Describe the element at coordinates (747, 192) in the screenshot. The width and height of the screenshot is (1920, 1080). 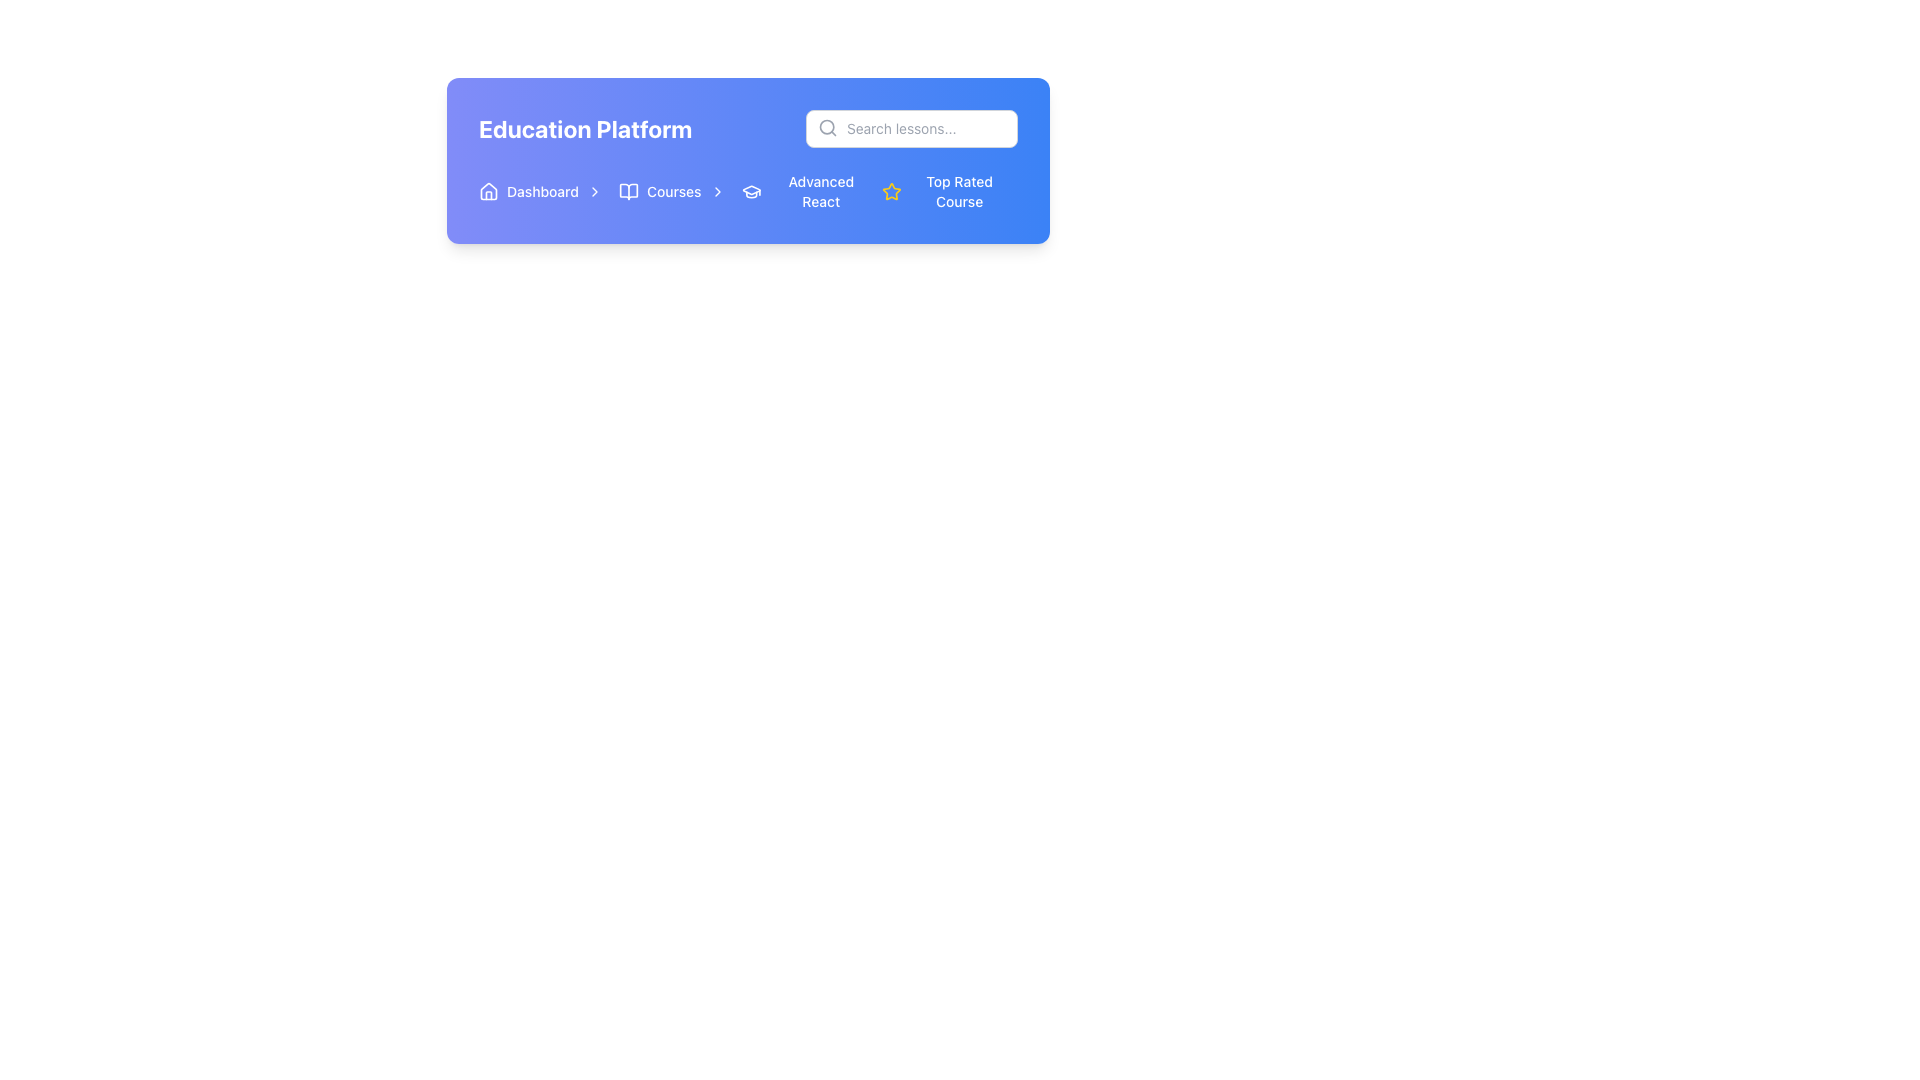
I see `any step in the Breadcrumb navigation located below the 'Education Platform' title` at that location.